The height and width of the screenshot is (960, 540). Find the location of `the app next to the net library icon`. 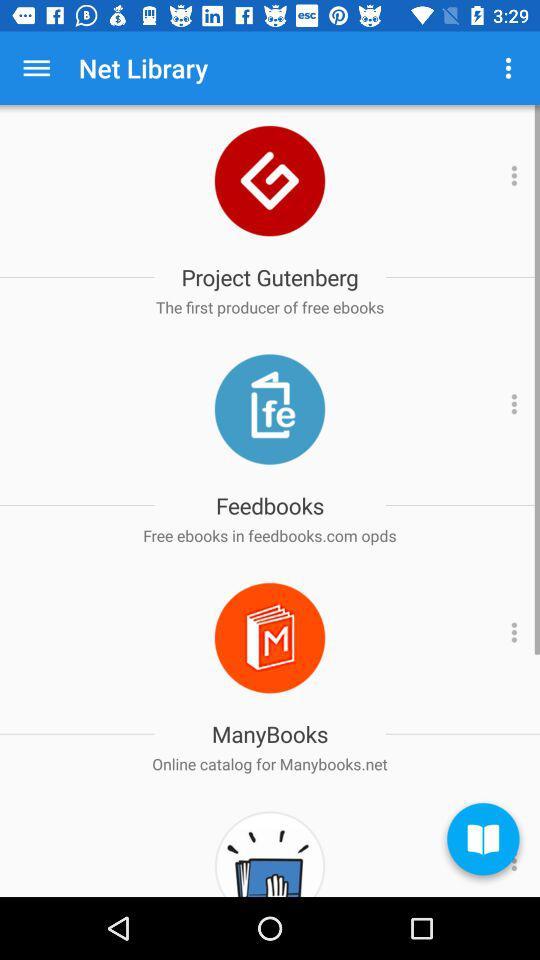

the app next to the net library icon is located at coordinates (36, 68).